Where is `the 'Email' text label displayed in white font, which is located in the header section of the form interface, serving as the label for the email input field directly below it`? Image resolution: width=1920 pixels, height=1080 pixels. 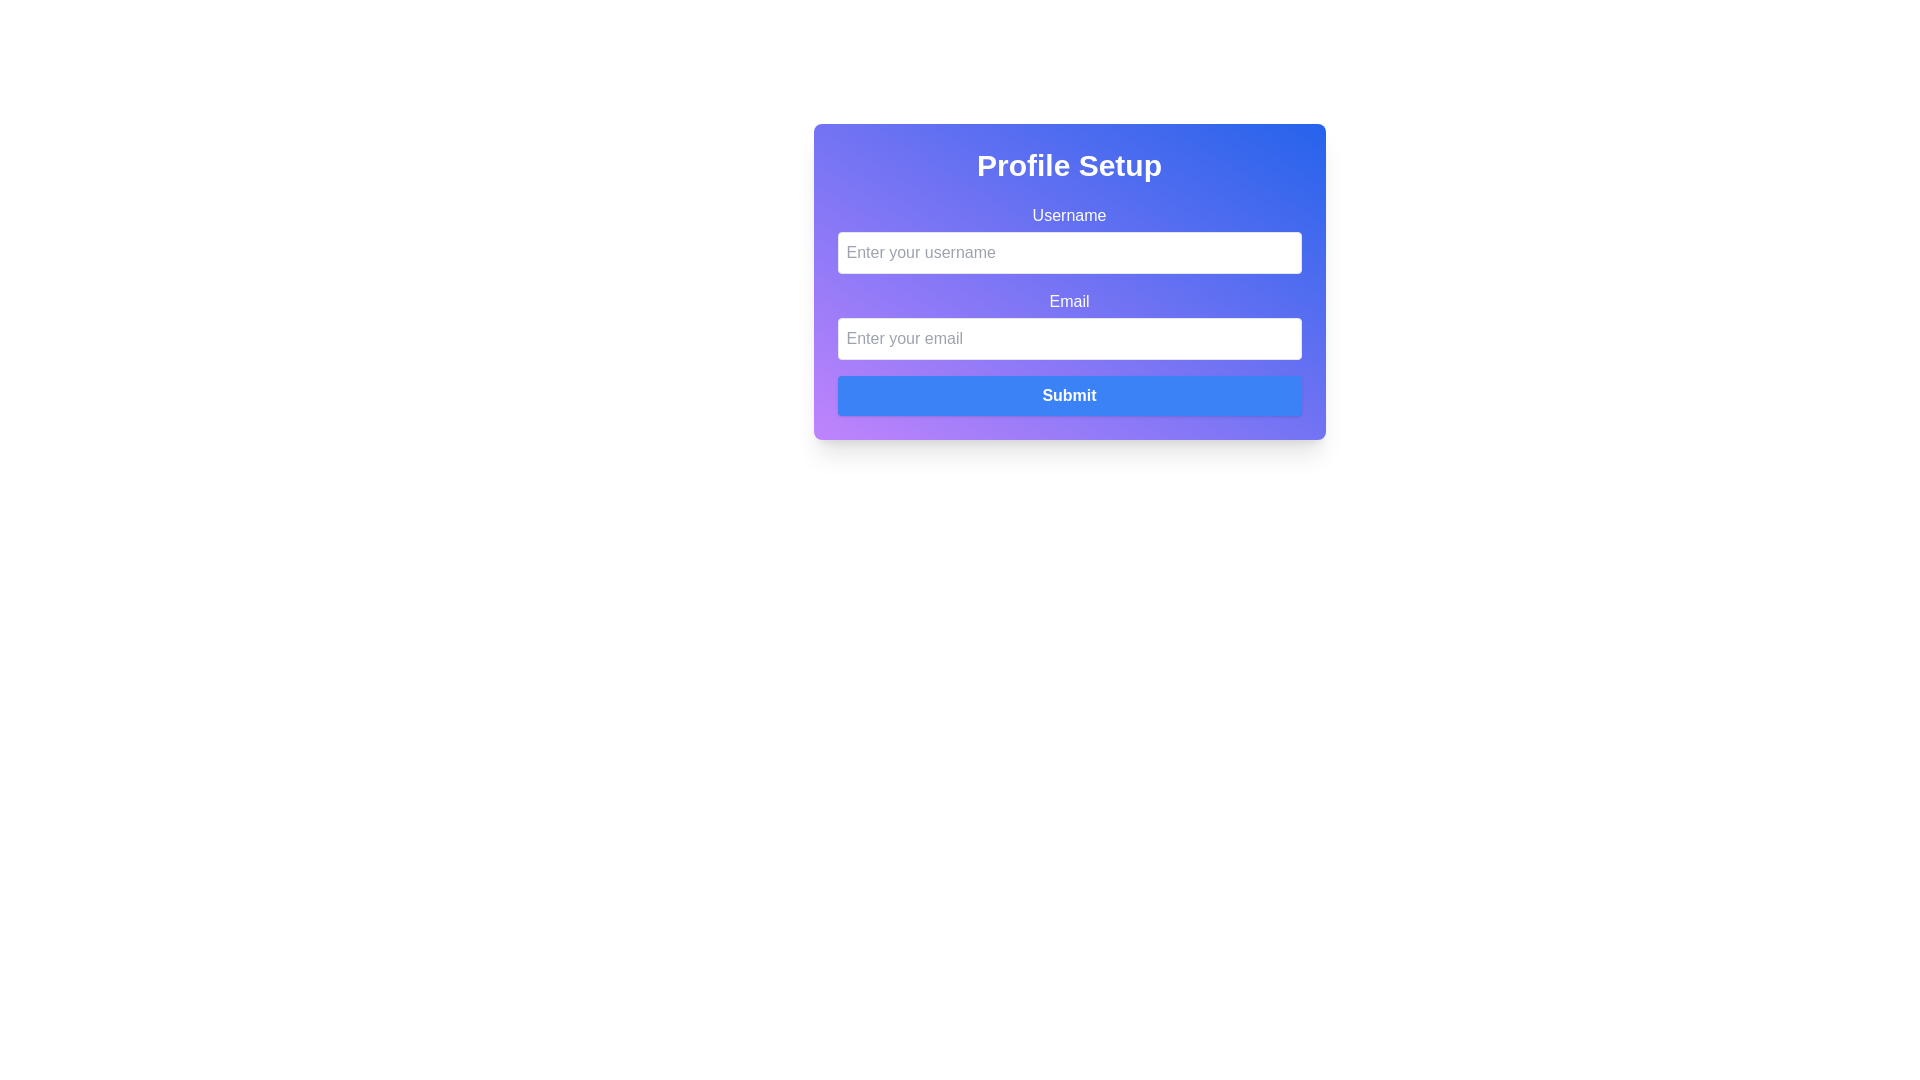 the 'Email' text label displayed in white font, which is located in the header section of the form interface, serving as the label for the email input field directly below it is located at coordinates (1068, 301).